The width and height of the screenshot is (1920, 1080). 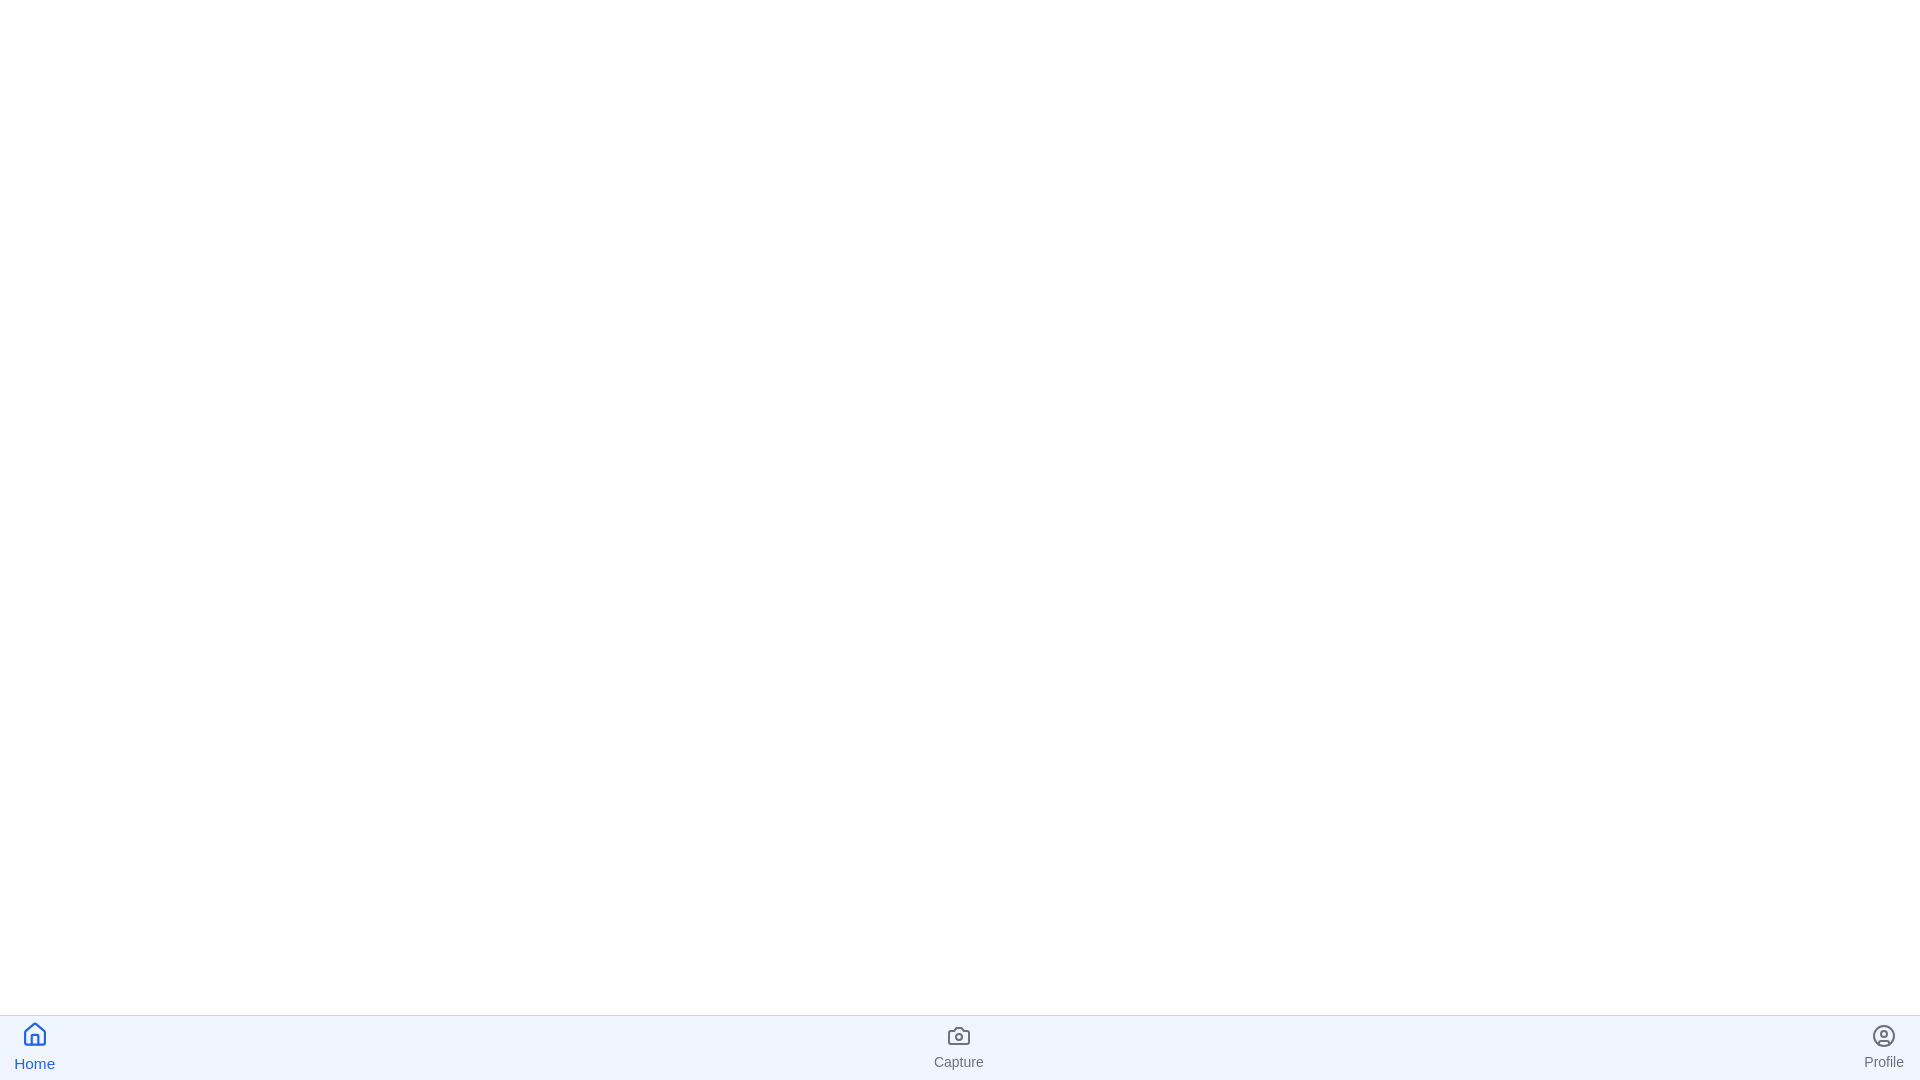 I want to click on the Profile icon in the bottom navigation bar, so click(x=1882, y=1047).